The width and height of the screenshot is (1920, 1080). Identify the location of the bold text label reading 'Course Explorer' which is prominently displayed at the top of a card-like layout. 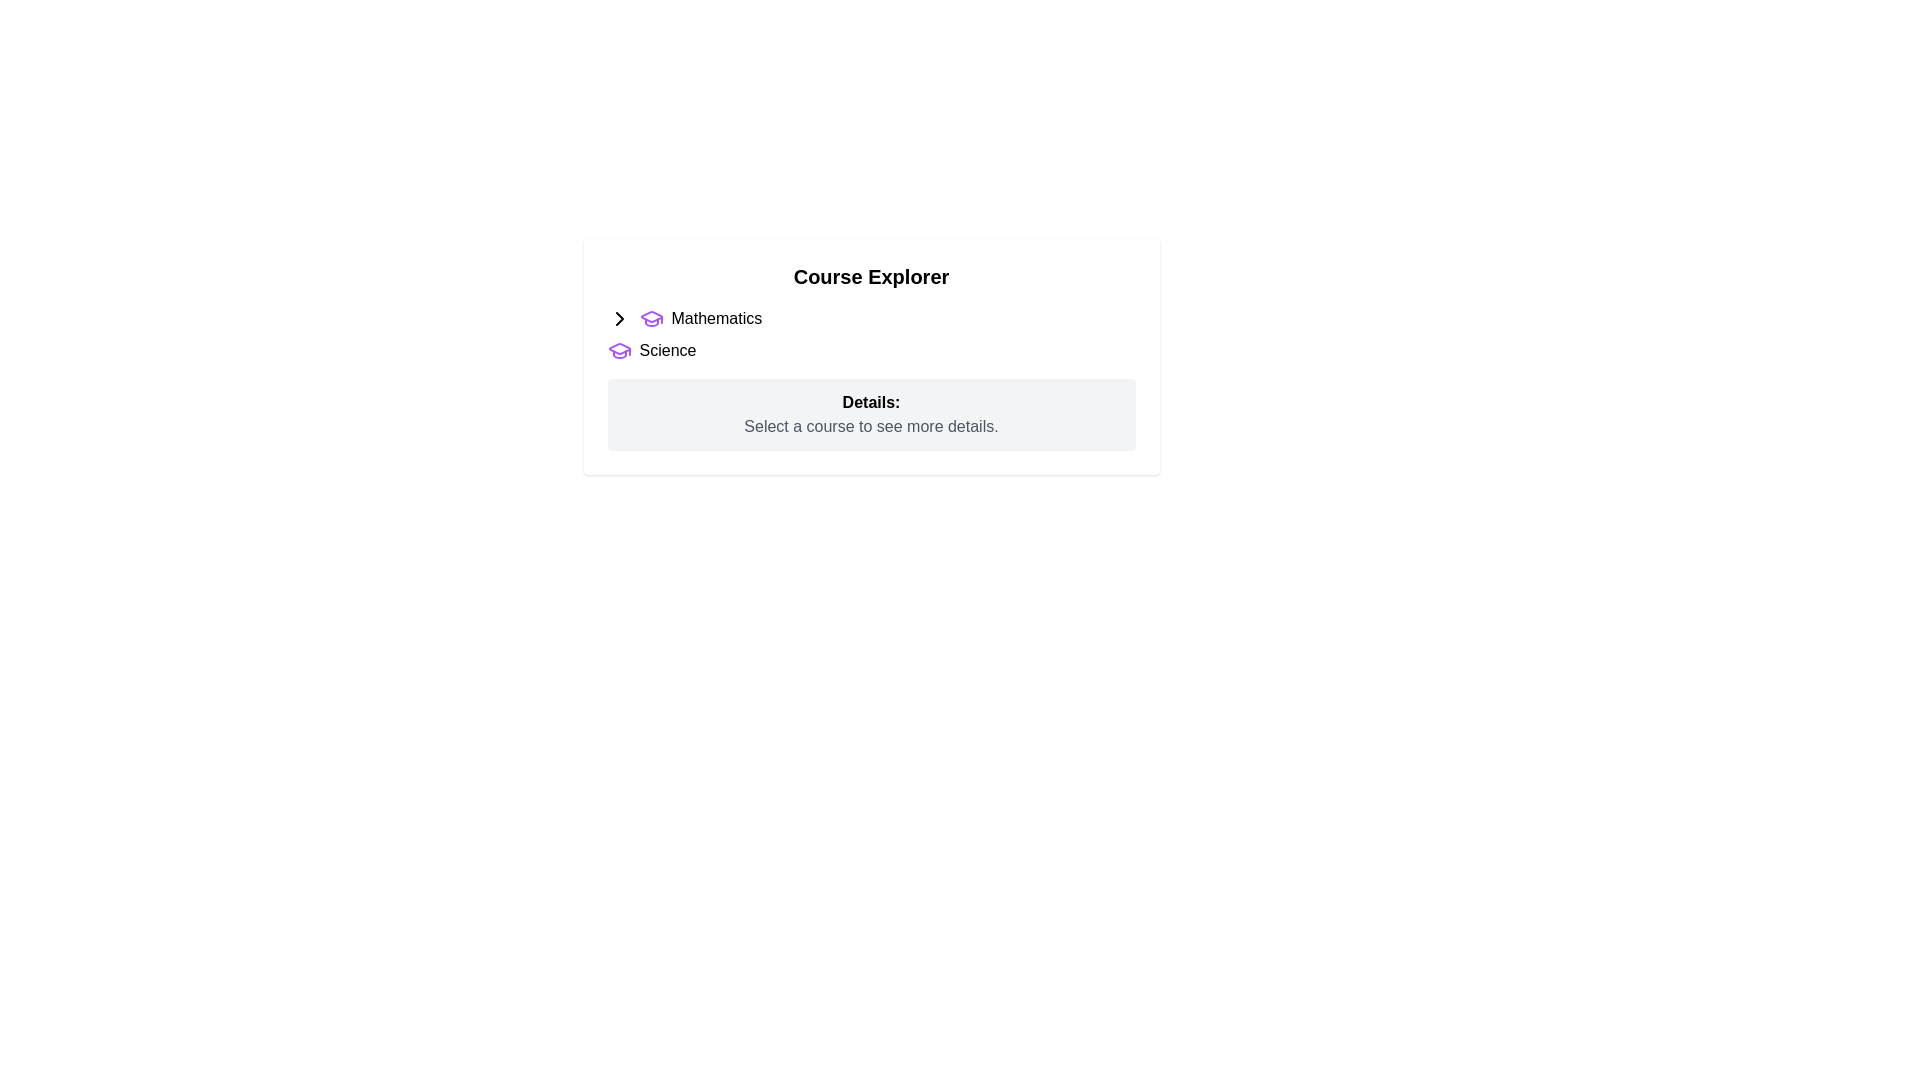
(871, 277).